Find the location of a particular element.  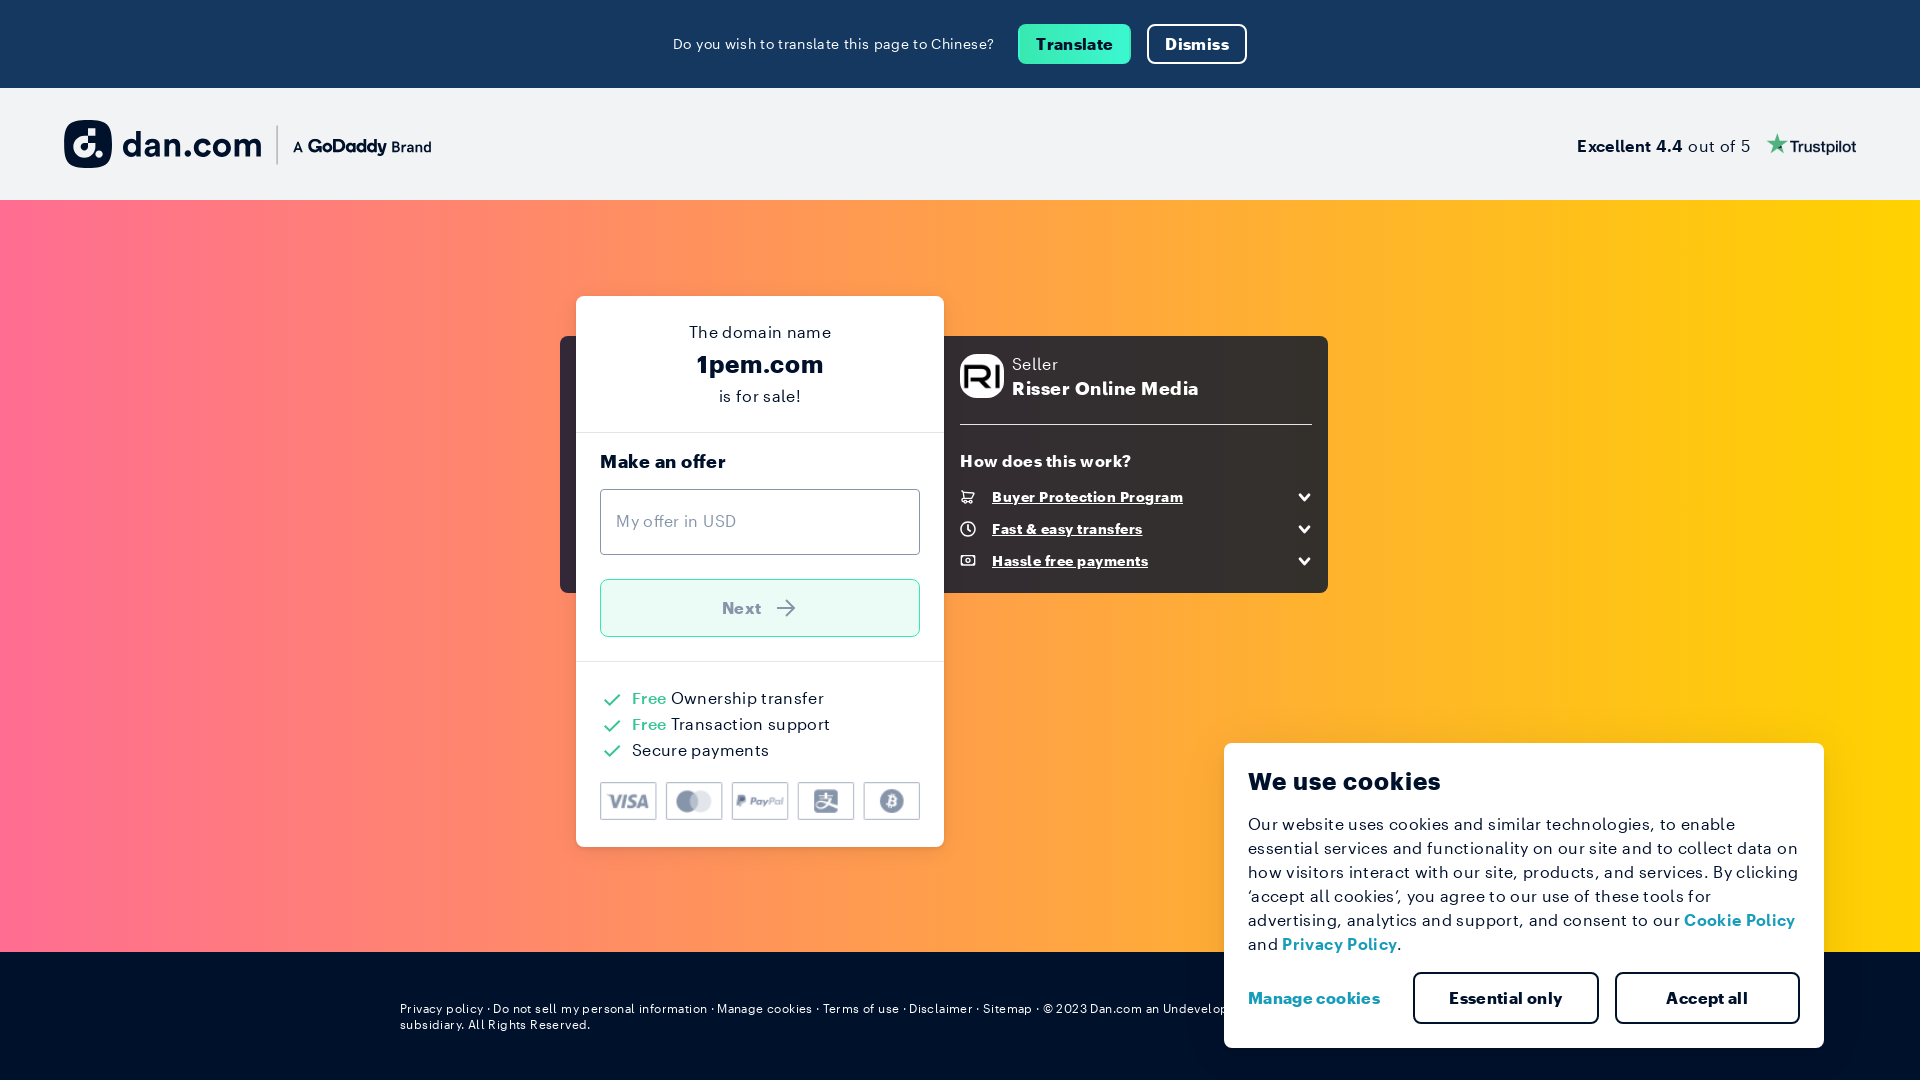

'Sitemap' is located at coordinates (1008, 1007).